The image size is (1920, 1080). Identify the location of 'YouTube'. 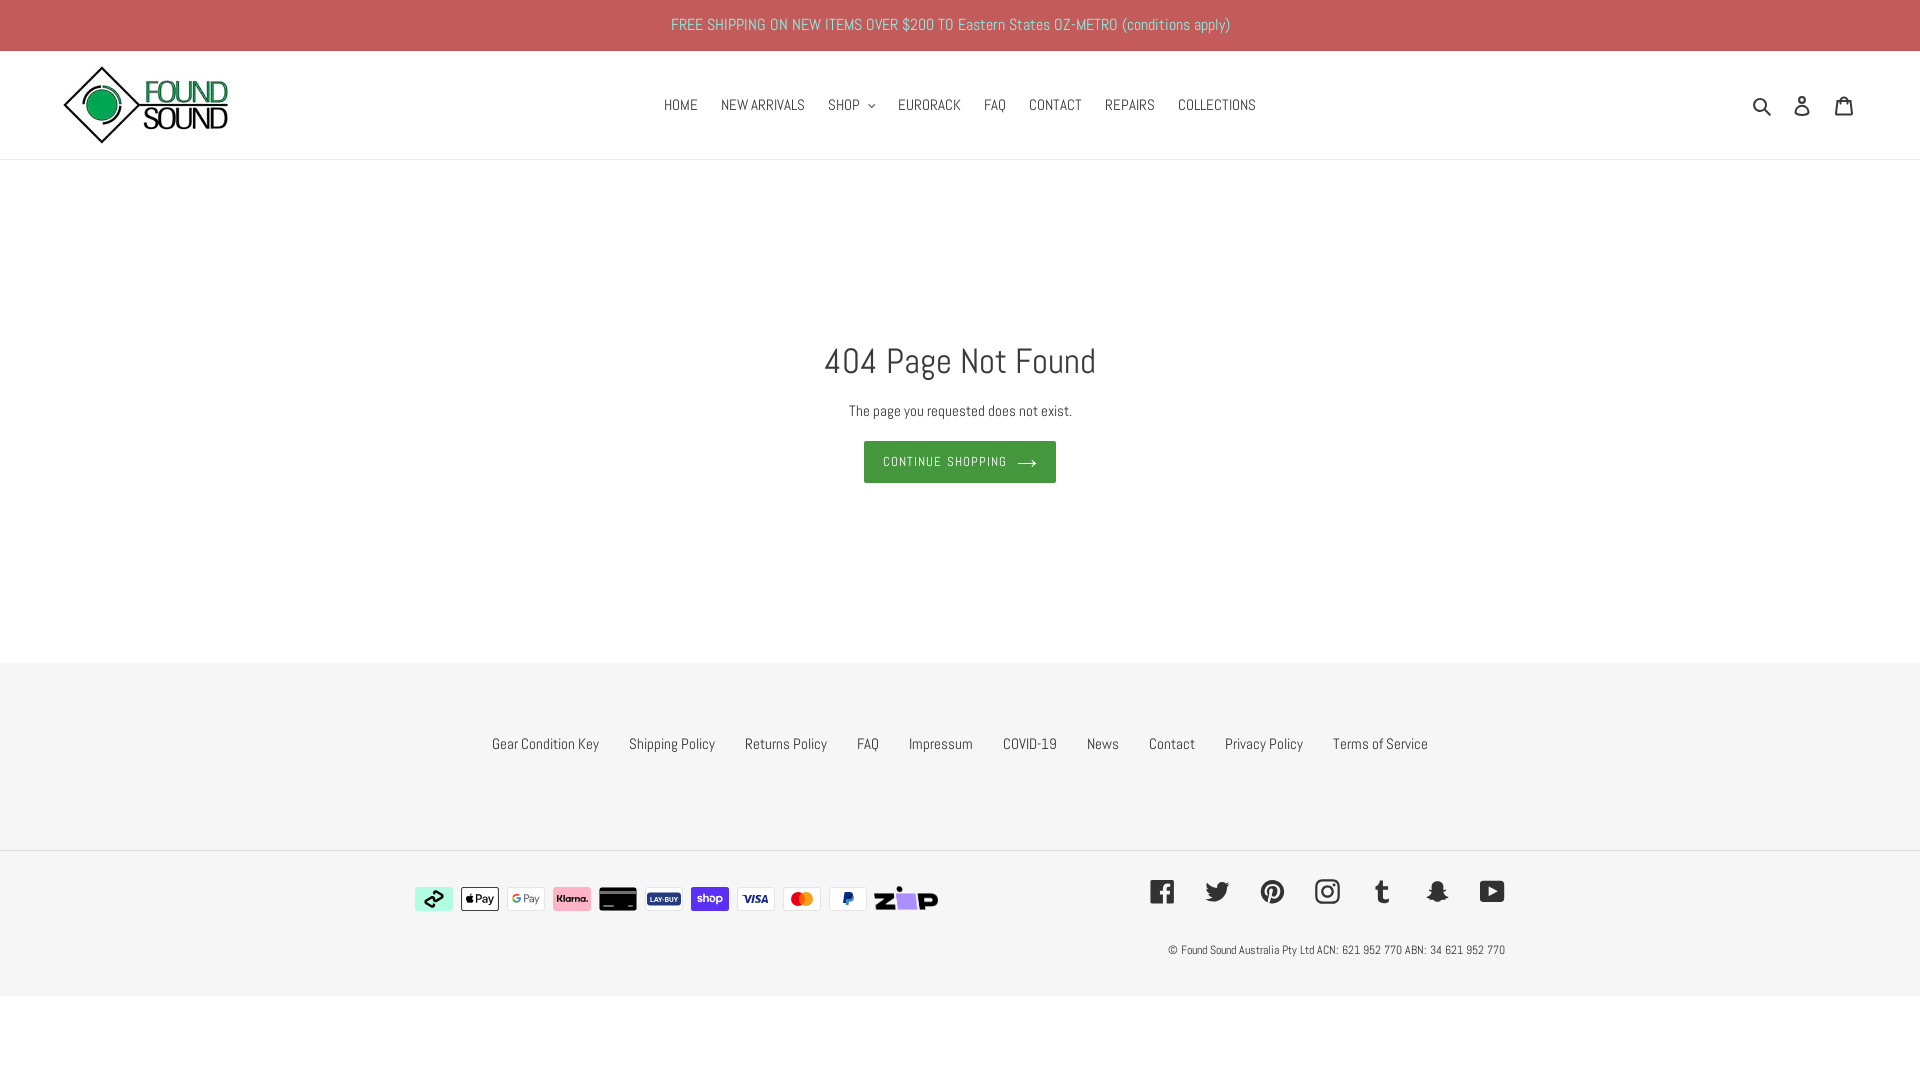
(1492, 890).